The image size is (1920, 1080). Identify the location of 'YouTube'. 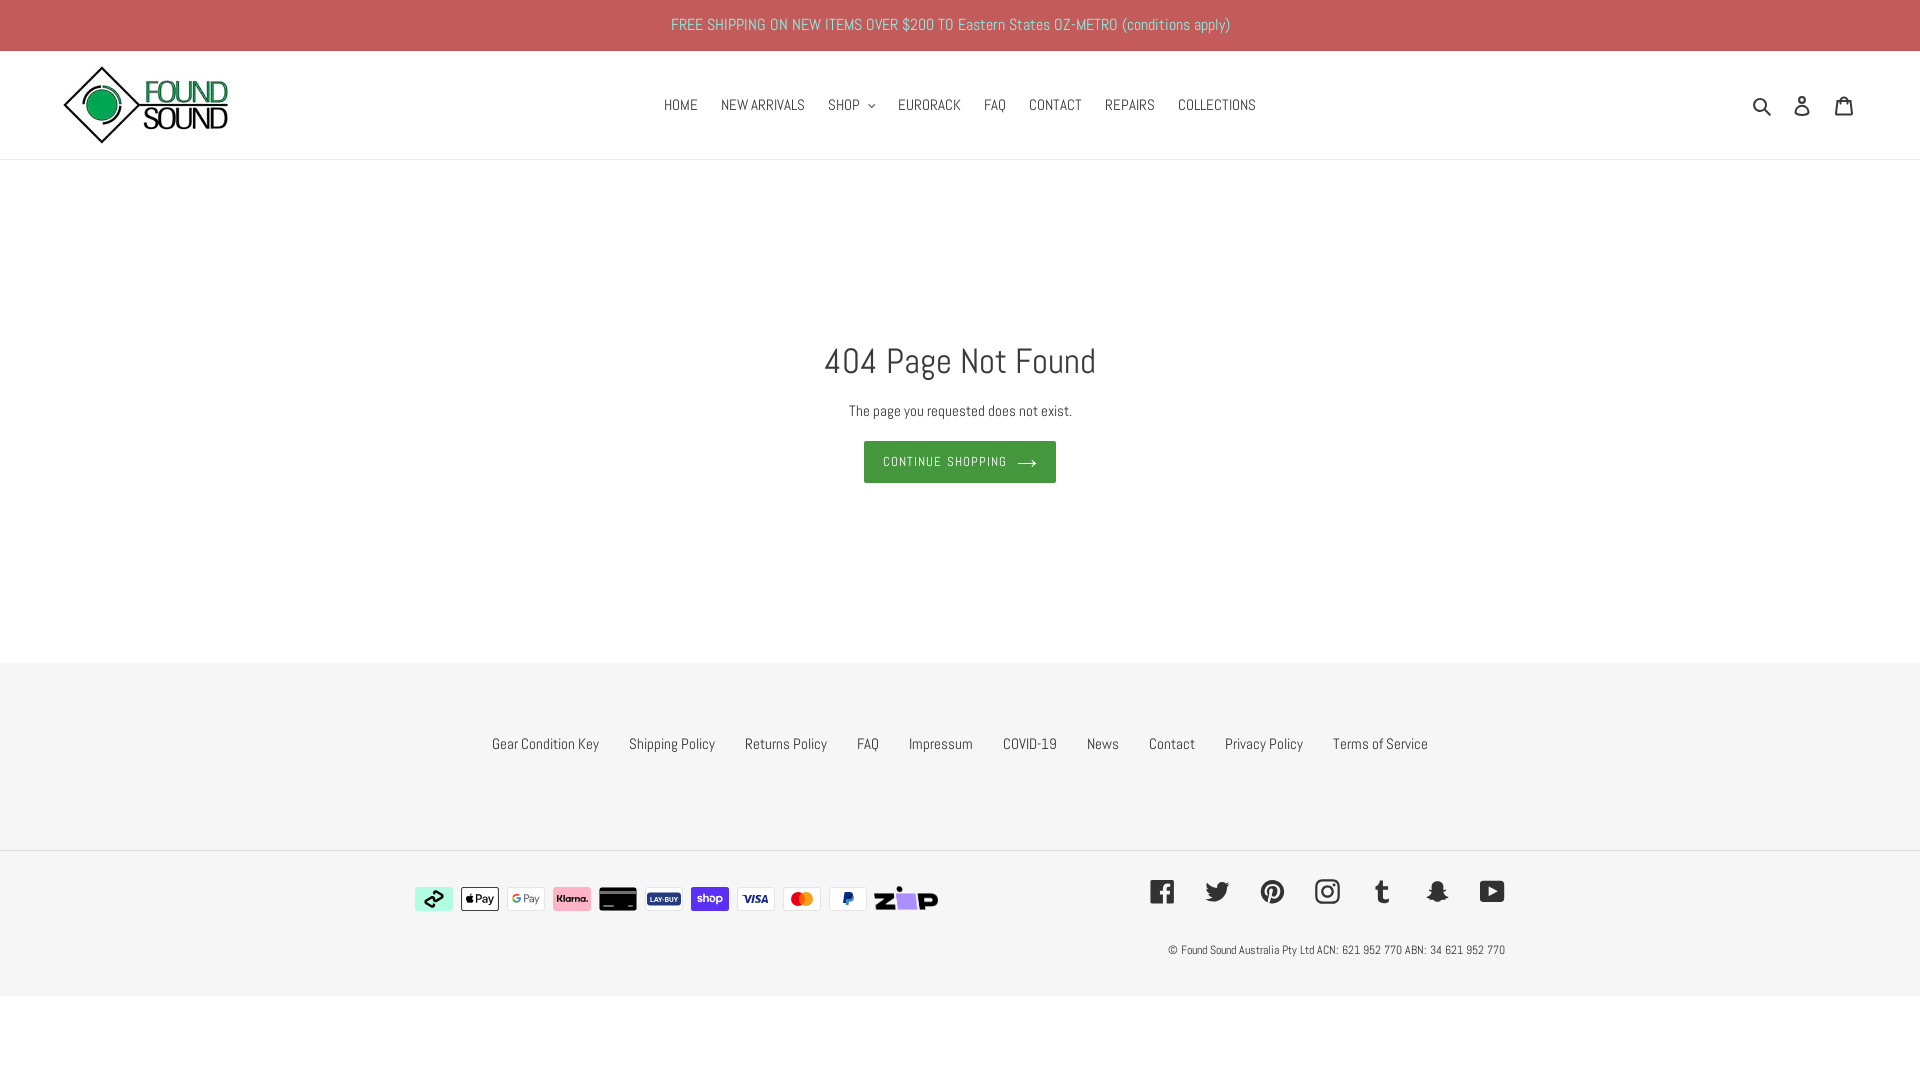
(1492, 890).